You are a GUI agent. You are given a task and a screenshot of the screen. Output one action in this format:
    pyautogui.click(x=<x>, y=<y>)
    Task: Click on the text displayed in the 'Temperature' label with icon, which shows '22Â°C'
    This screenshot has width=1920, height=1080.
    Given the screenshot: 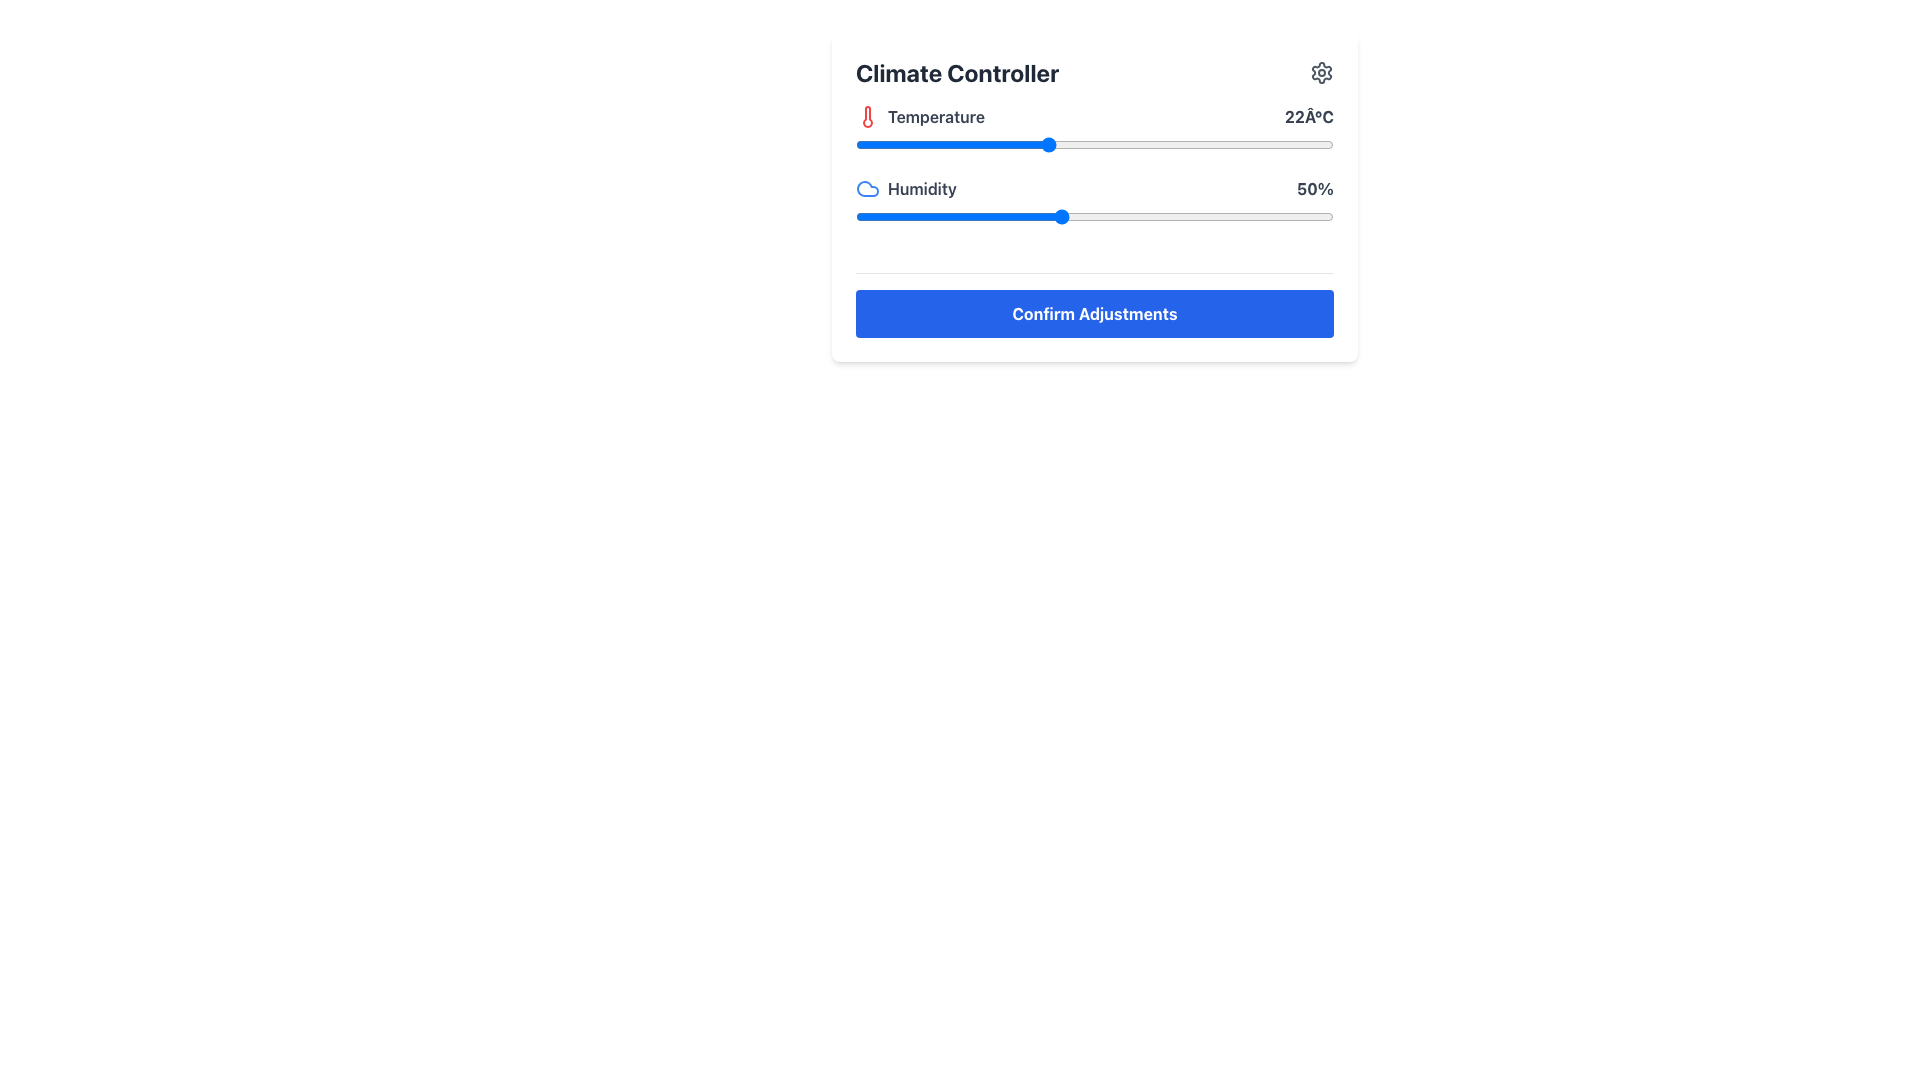 What is the action you would take?
    pyautogui.click(x=919, y=116)
    